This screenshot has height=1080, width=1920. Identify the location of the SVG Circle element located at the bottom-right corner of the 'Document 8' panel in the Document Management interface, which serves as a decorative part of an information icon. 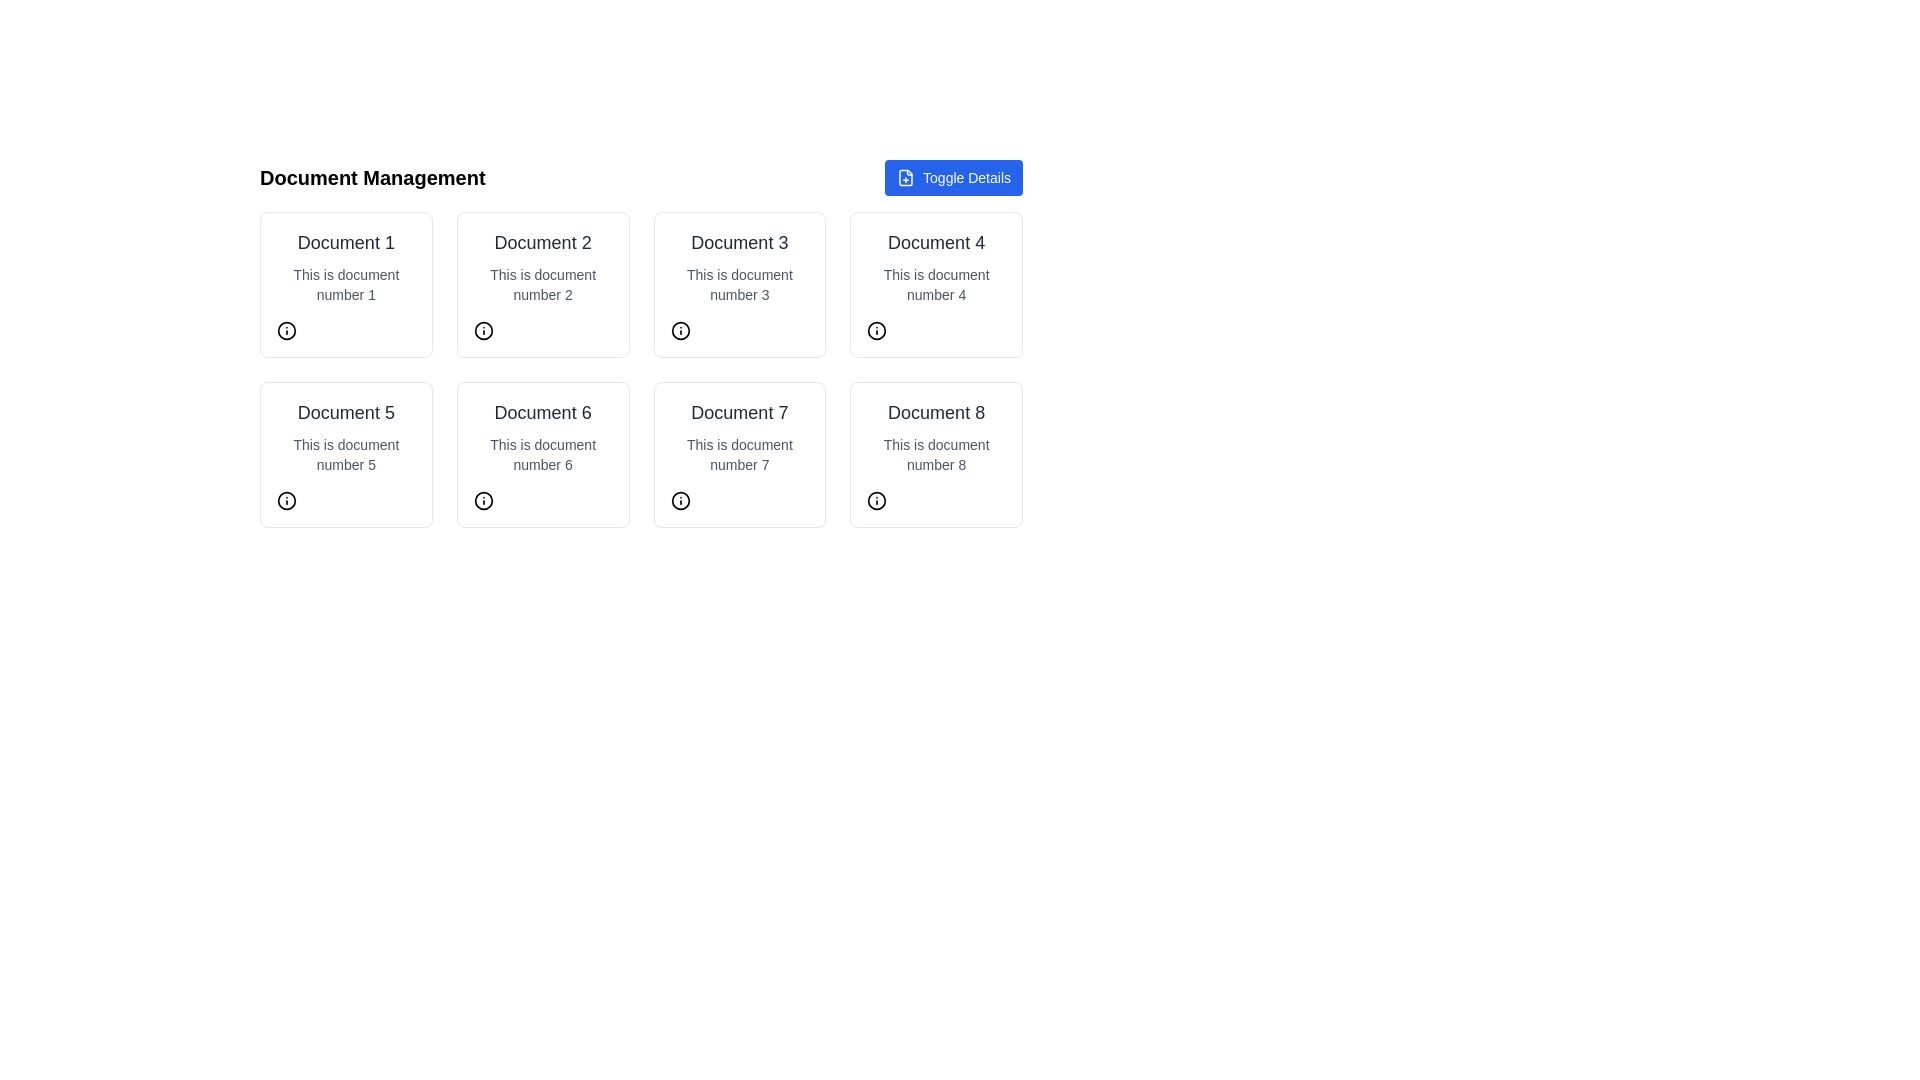
(877, 500).